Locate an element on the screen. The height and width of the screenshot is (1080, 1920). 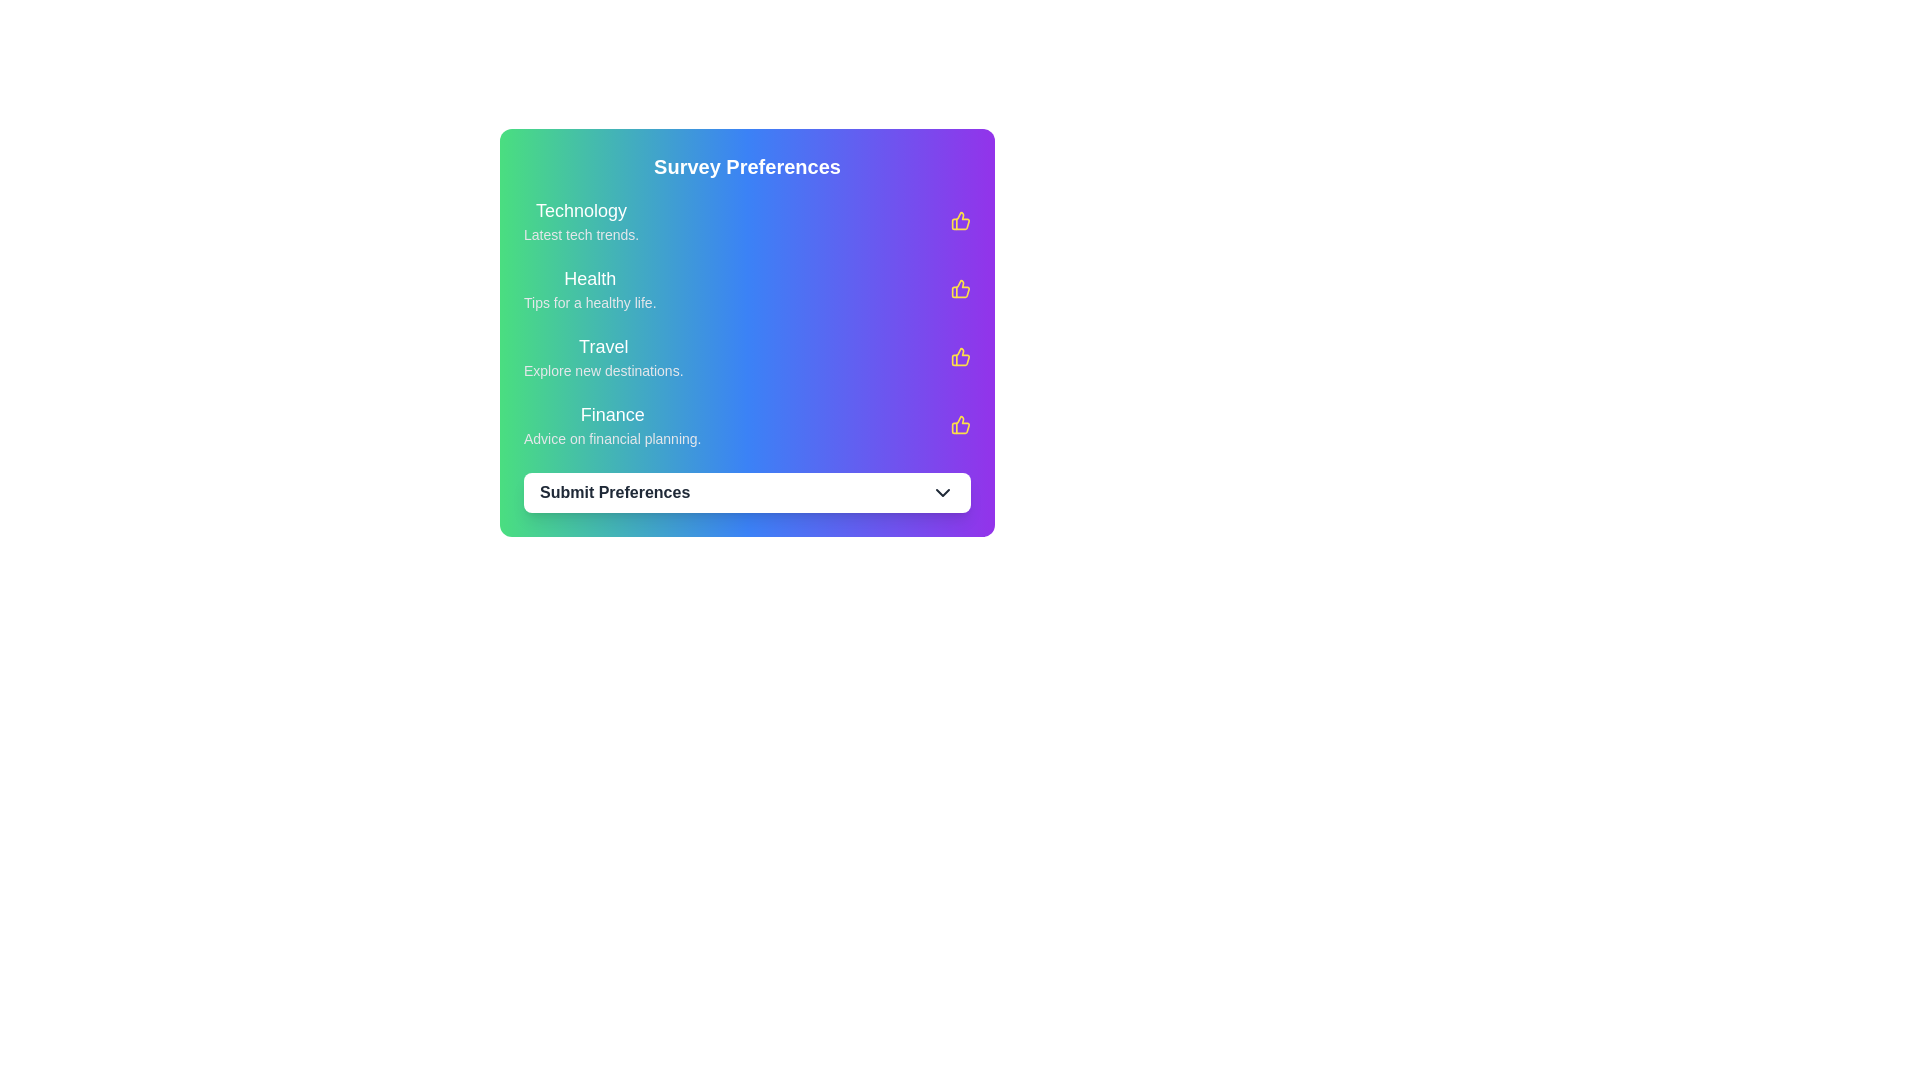
the 'Travel' text and its subtitle 'Explore new destinations.' in the survey preferences interface, which is the third entry in a vertically aligned list, positioned between 'Health' and 'Finance' is located at coordinates (602, 356).